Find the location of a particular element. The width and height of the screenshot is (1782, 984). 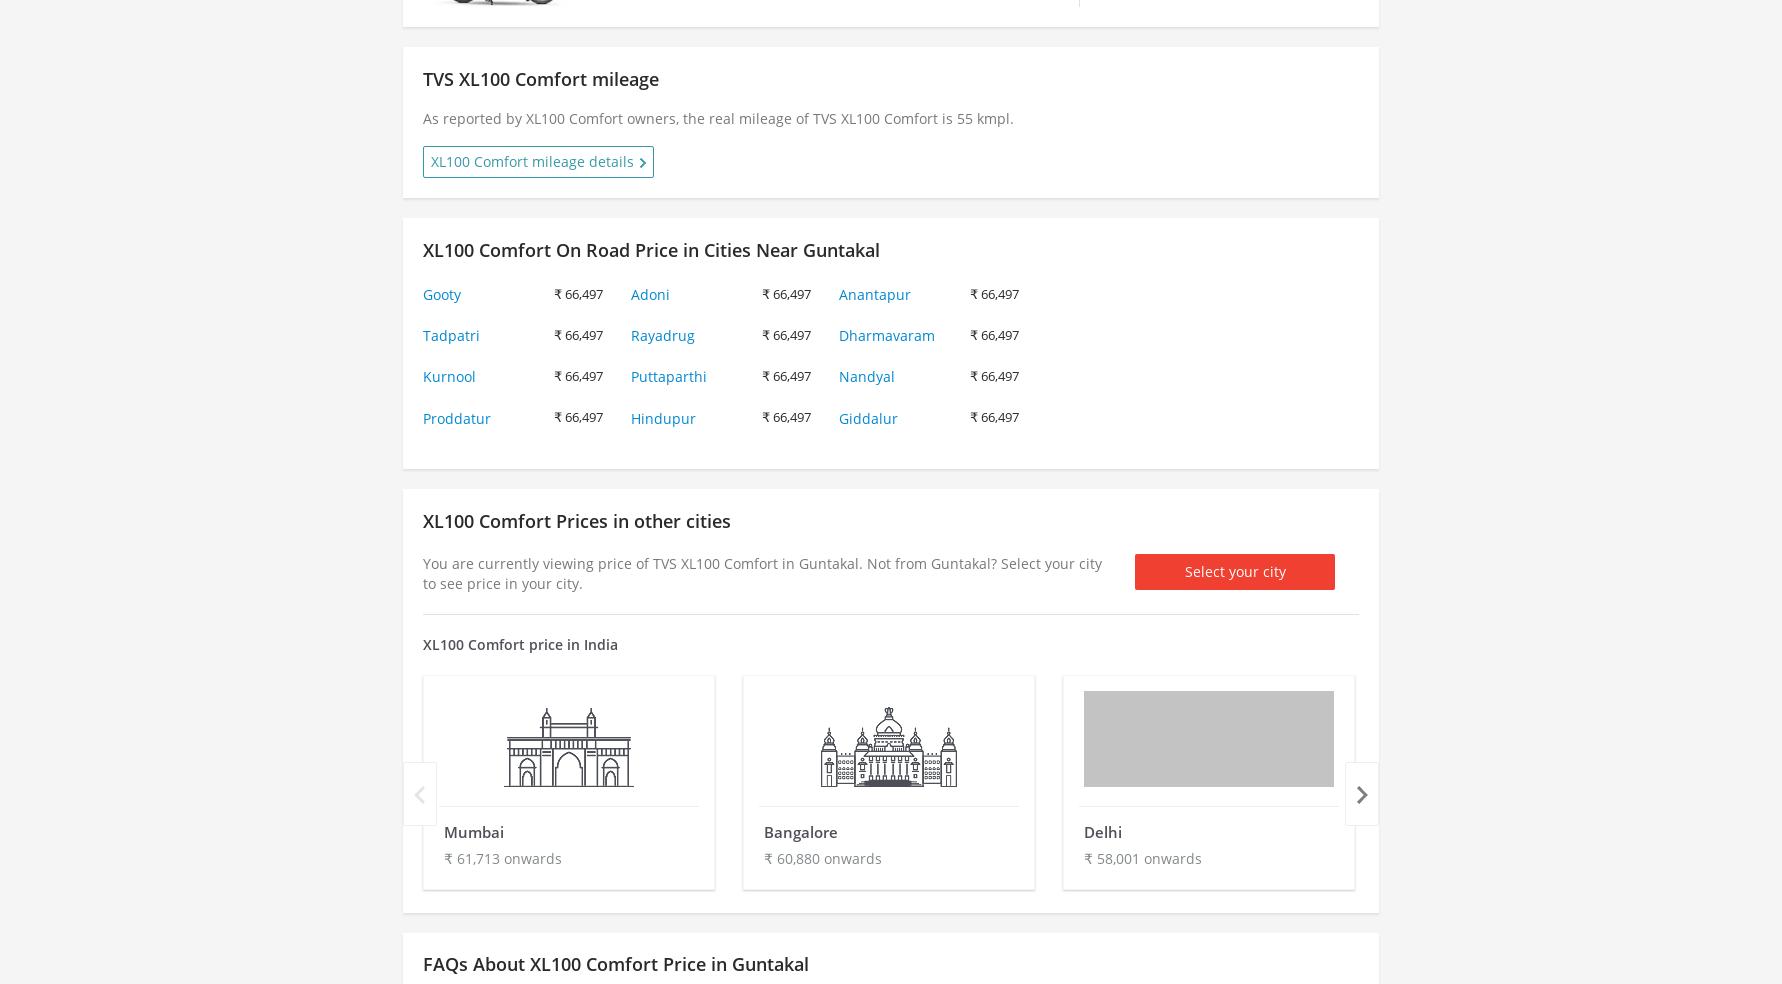

'Proddatur' is located at coordinates (456, 417).